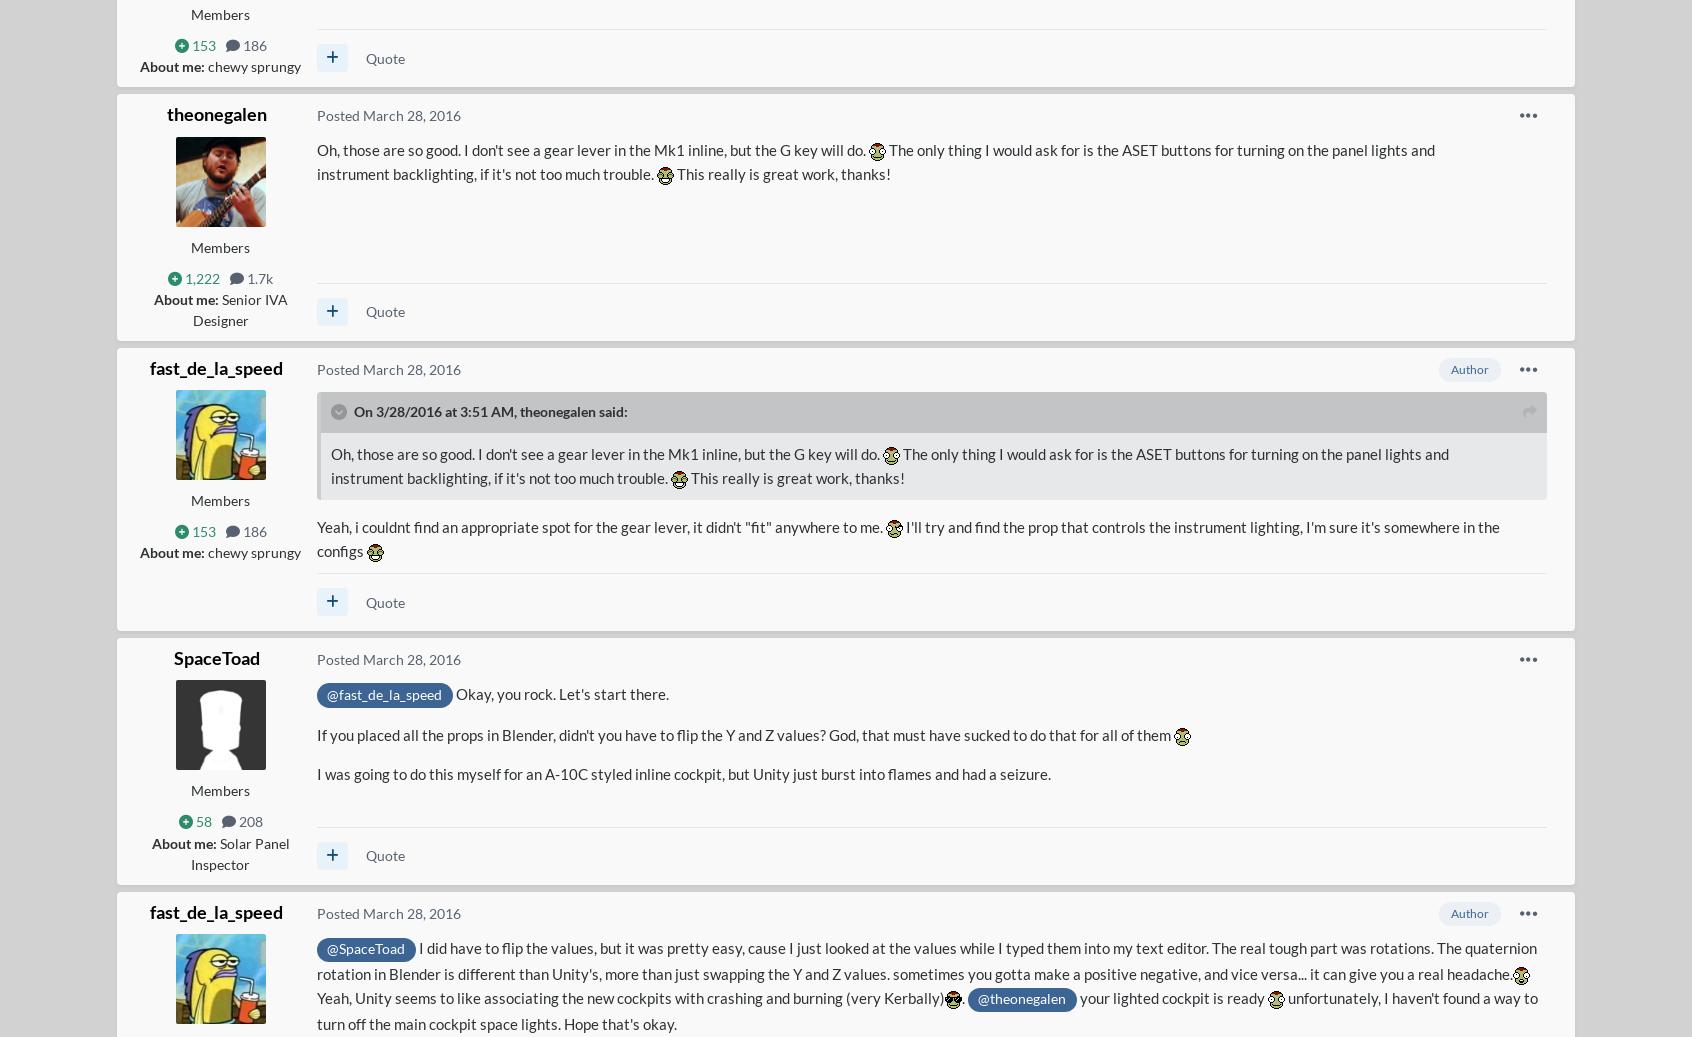 This screenshot has height=1037, width=1692. Describe the element at coordinates (315, 998) in the screenshot. I see `'Yeah, Unity seems to like associating the new cockpits with crashing and burning (very Kerbally)'` at that location.